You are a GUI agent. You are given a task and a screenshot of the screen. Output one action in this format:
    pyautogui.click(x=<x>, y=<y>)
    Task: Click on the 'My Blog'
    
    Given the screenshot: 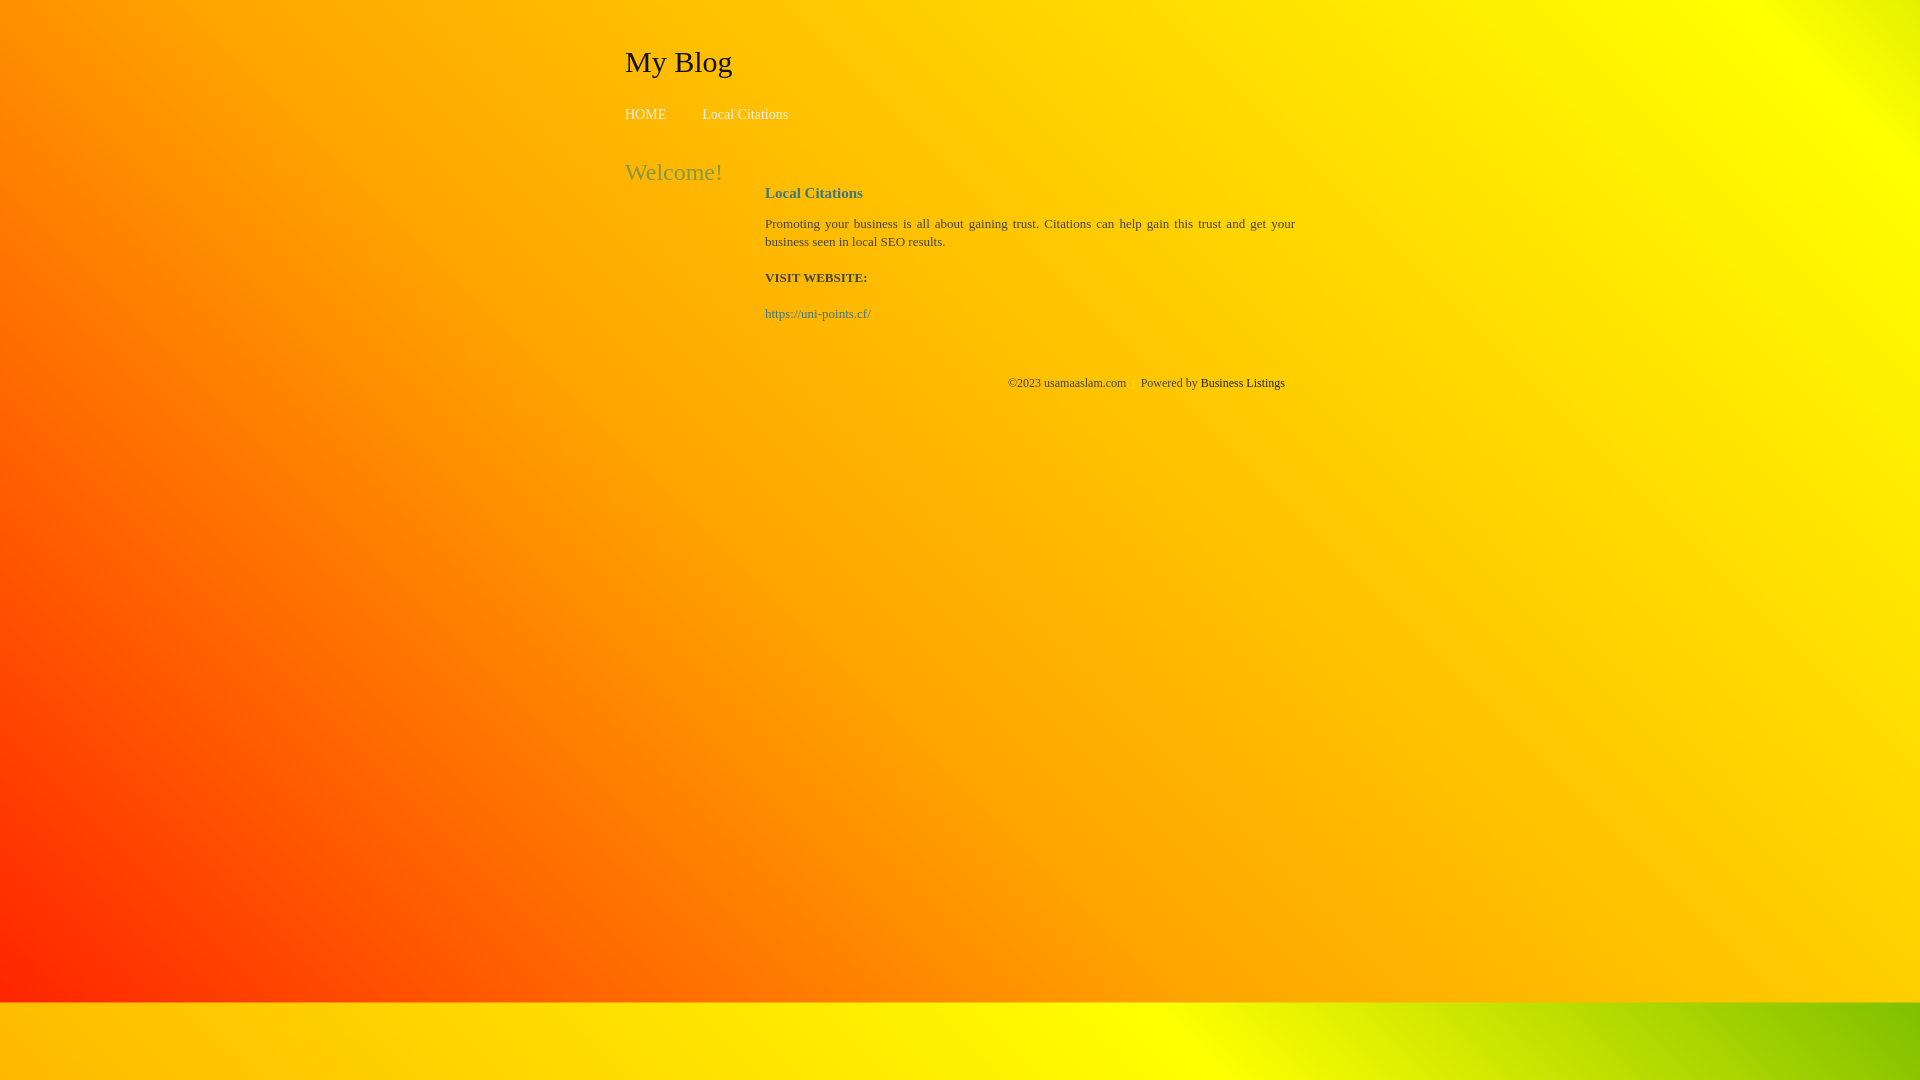 What is the action you would take?
    pyautogui.click(x=623, y=60)
    